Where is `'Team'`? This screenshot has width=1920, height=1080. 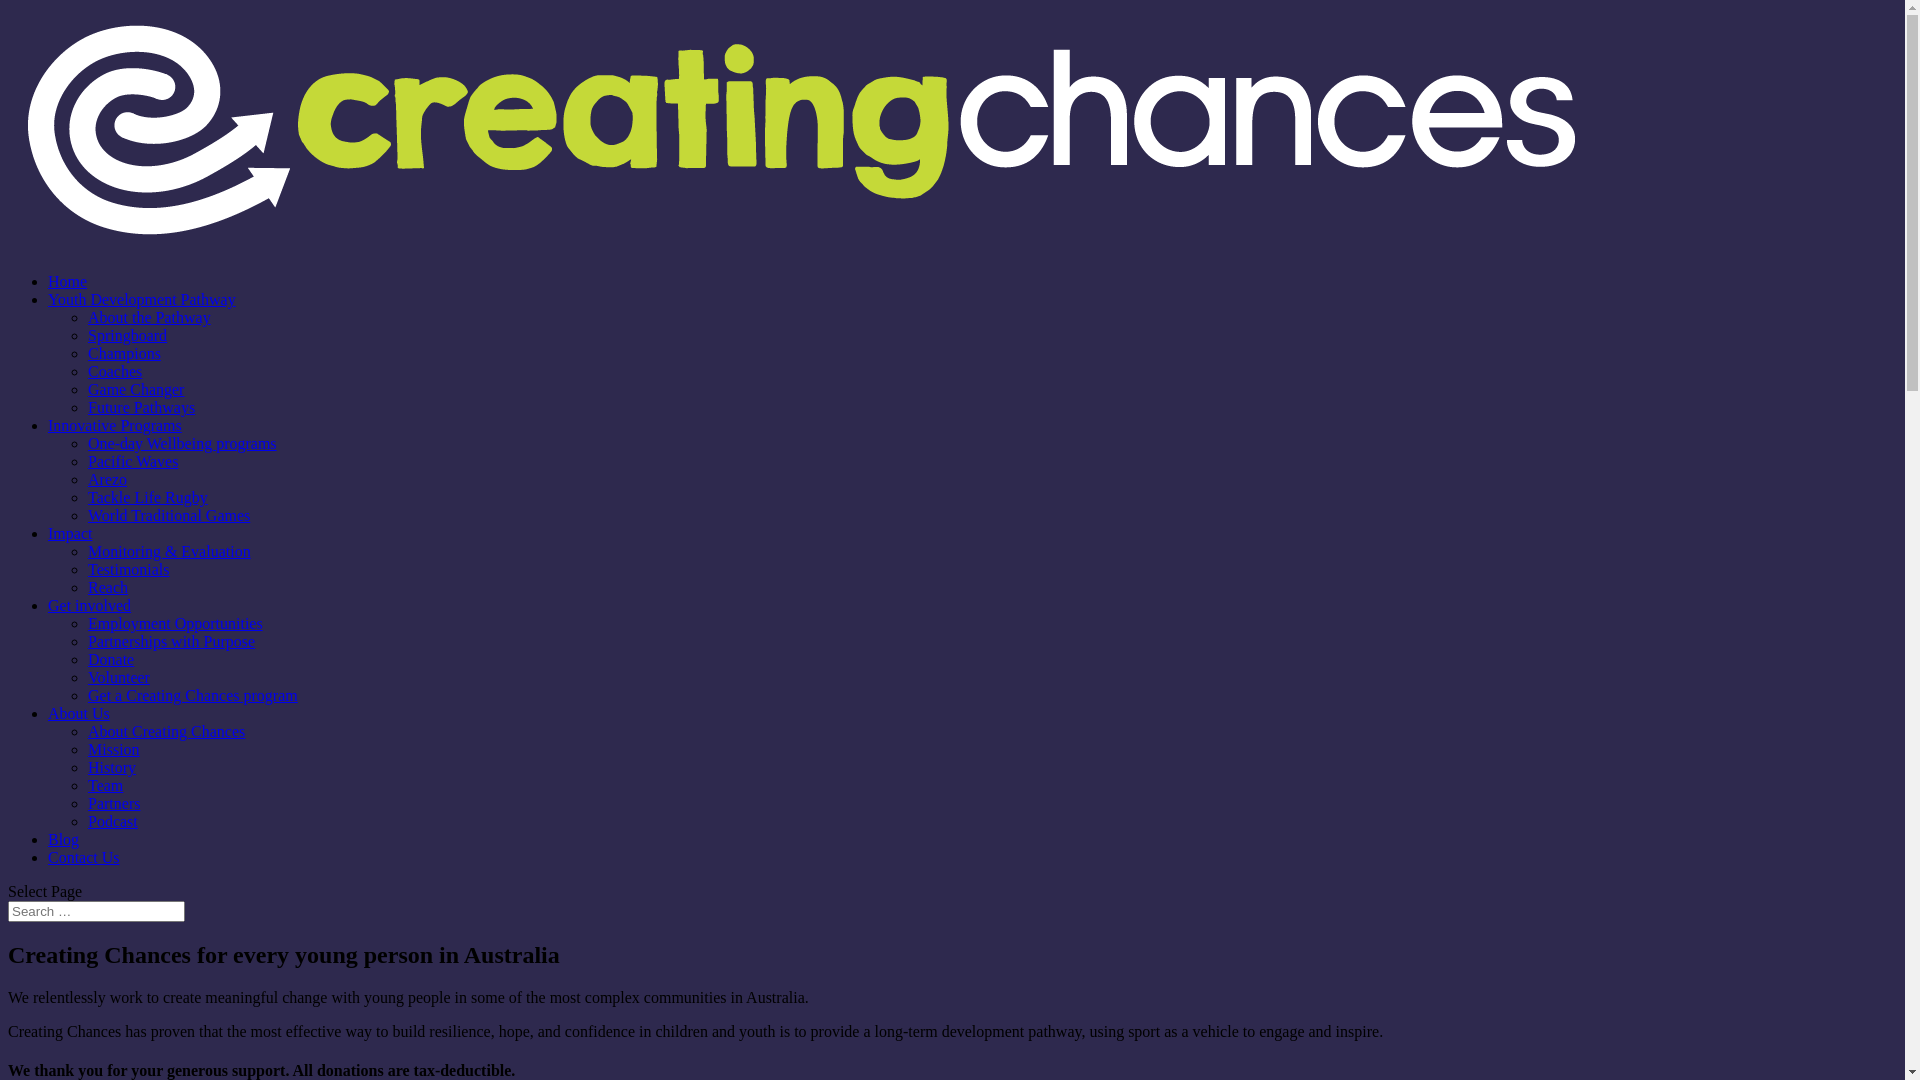
'Team' is located at coordinates (104, 784).